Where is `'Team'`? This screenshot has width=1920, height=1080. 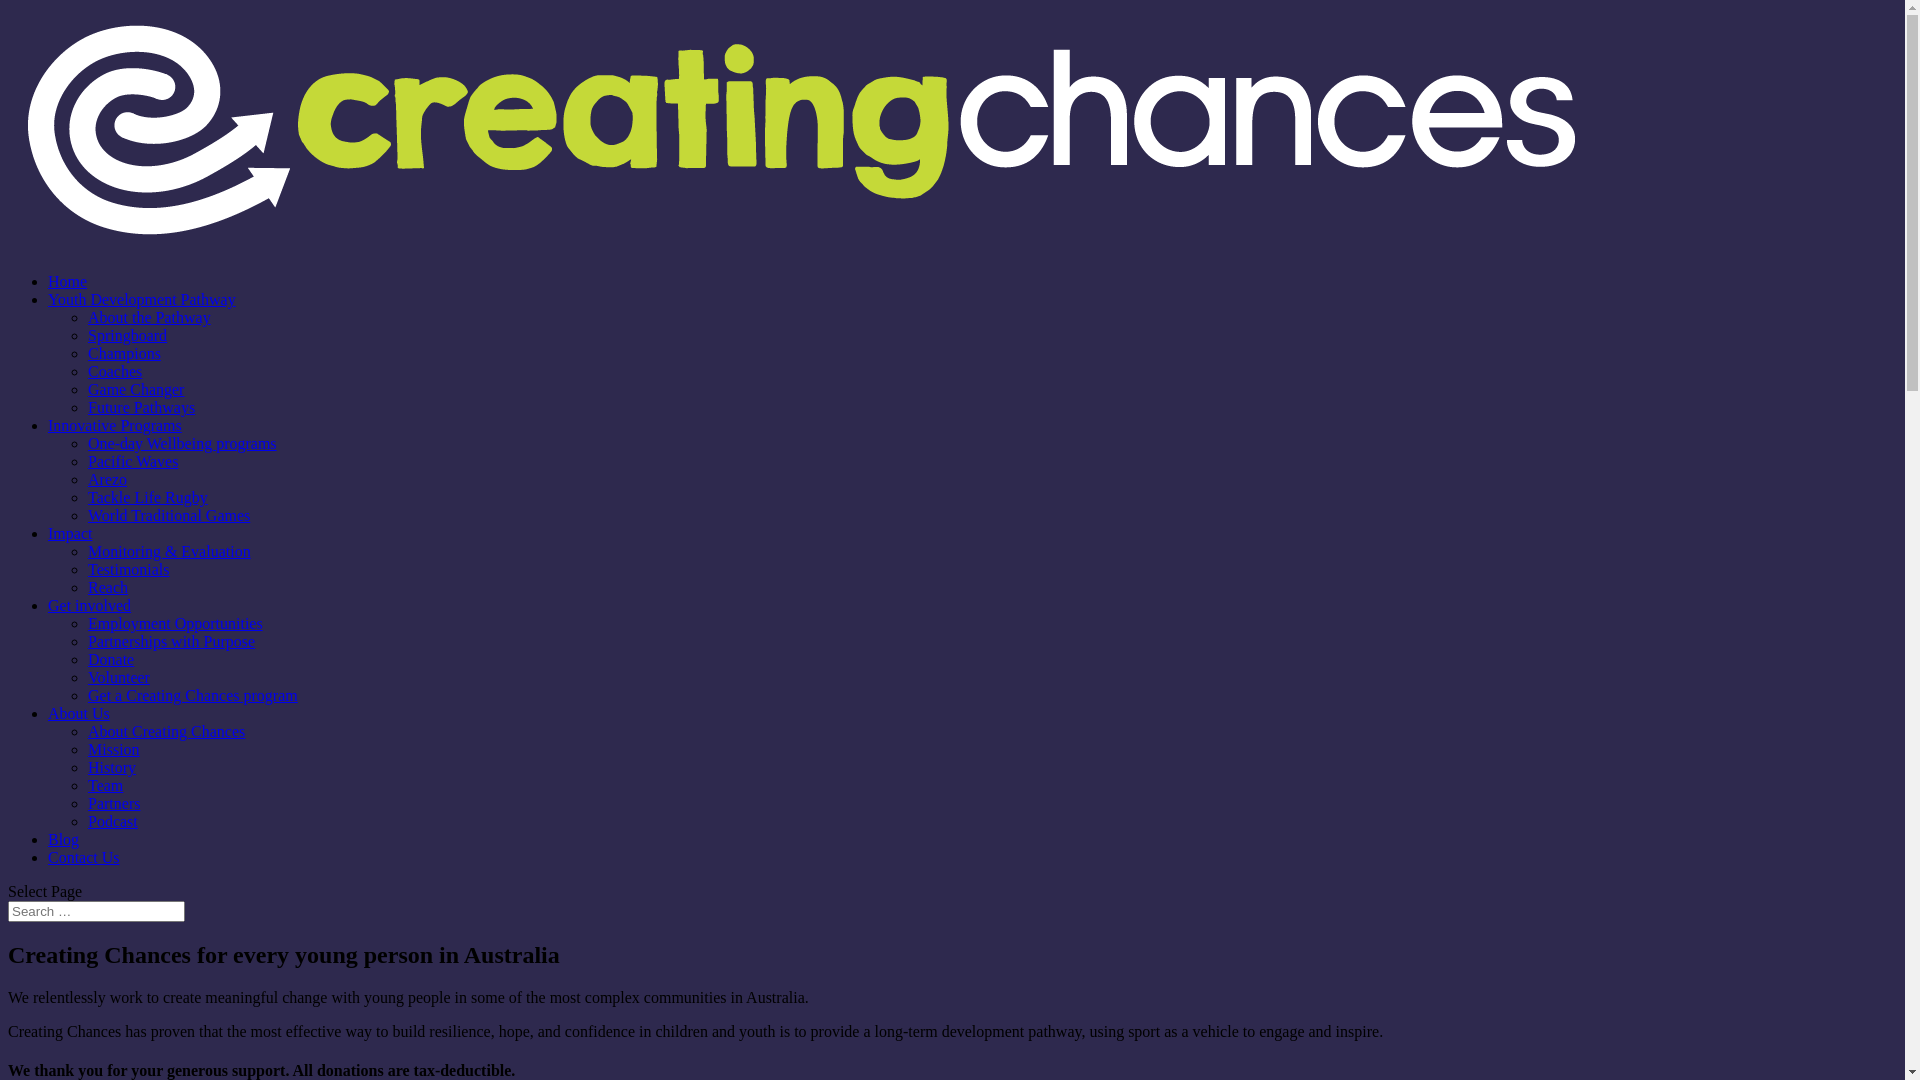
'Team' is located at coordinates (104, 784).